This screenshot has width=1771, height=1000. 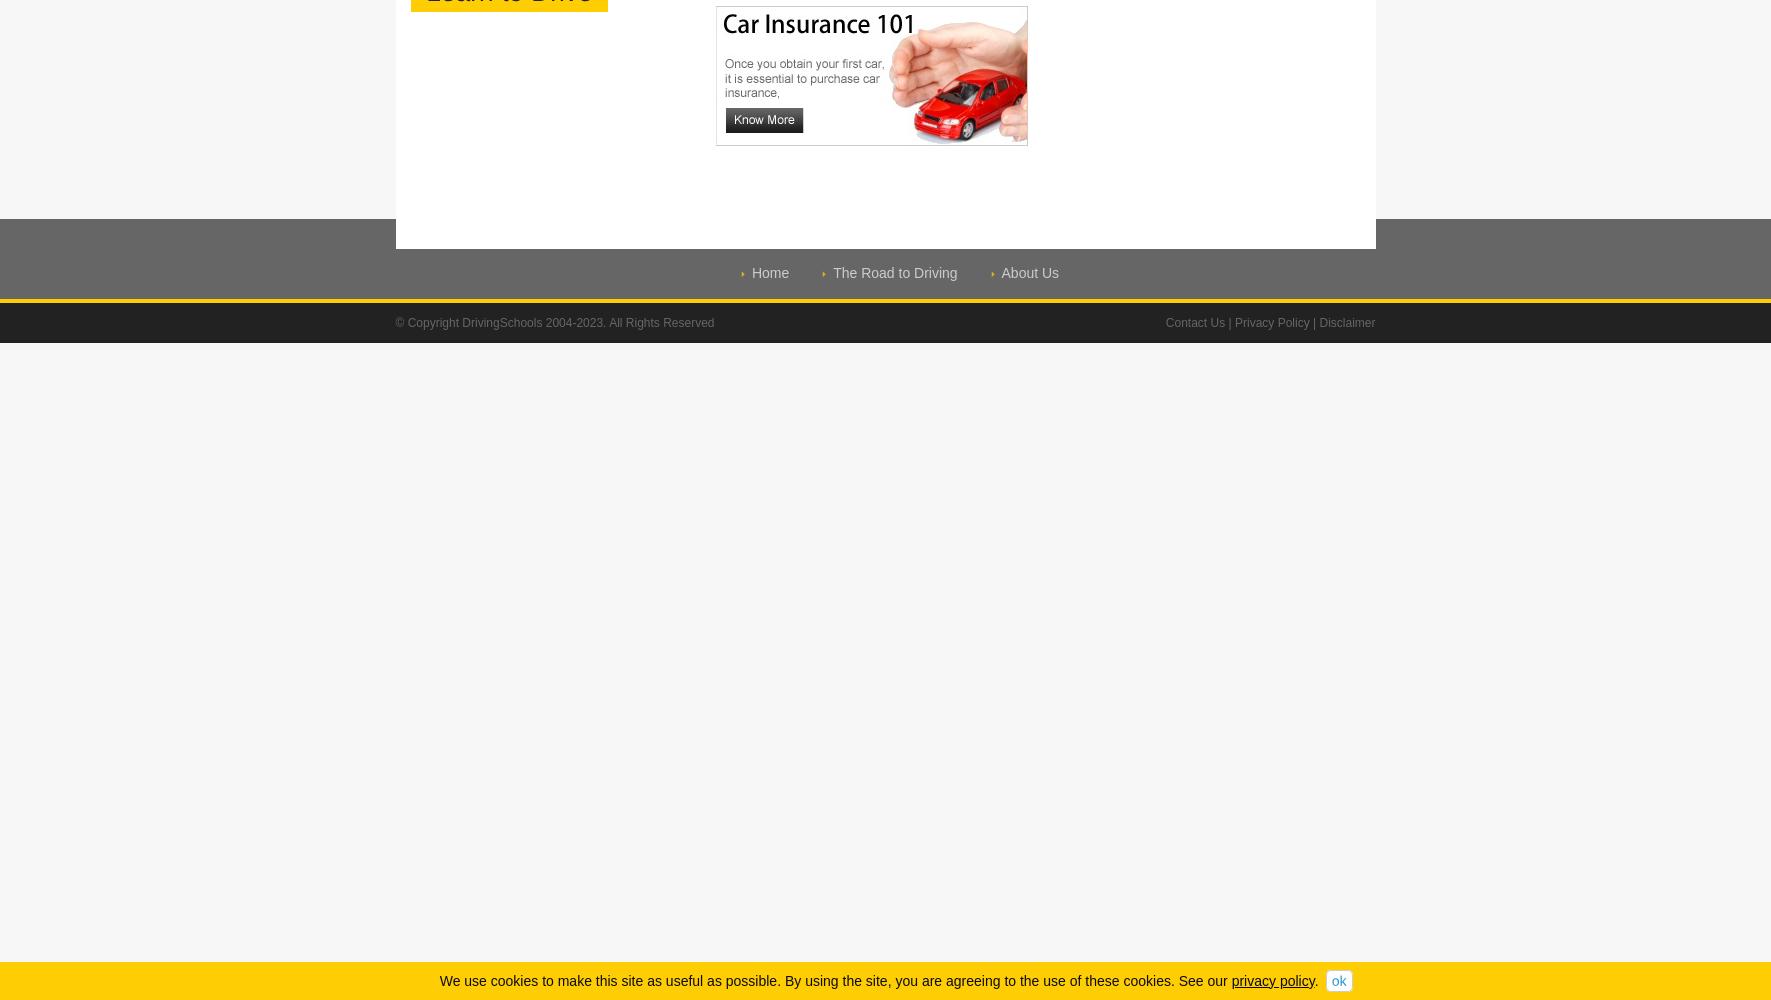 I want to click on 'Disclaimer', so click(x=1318, y=322).